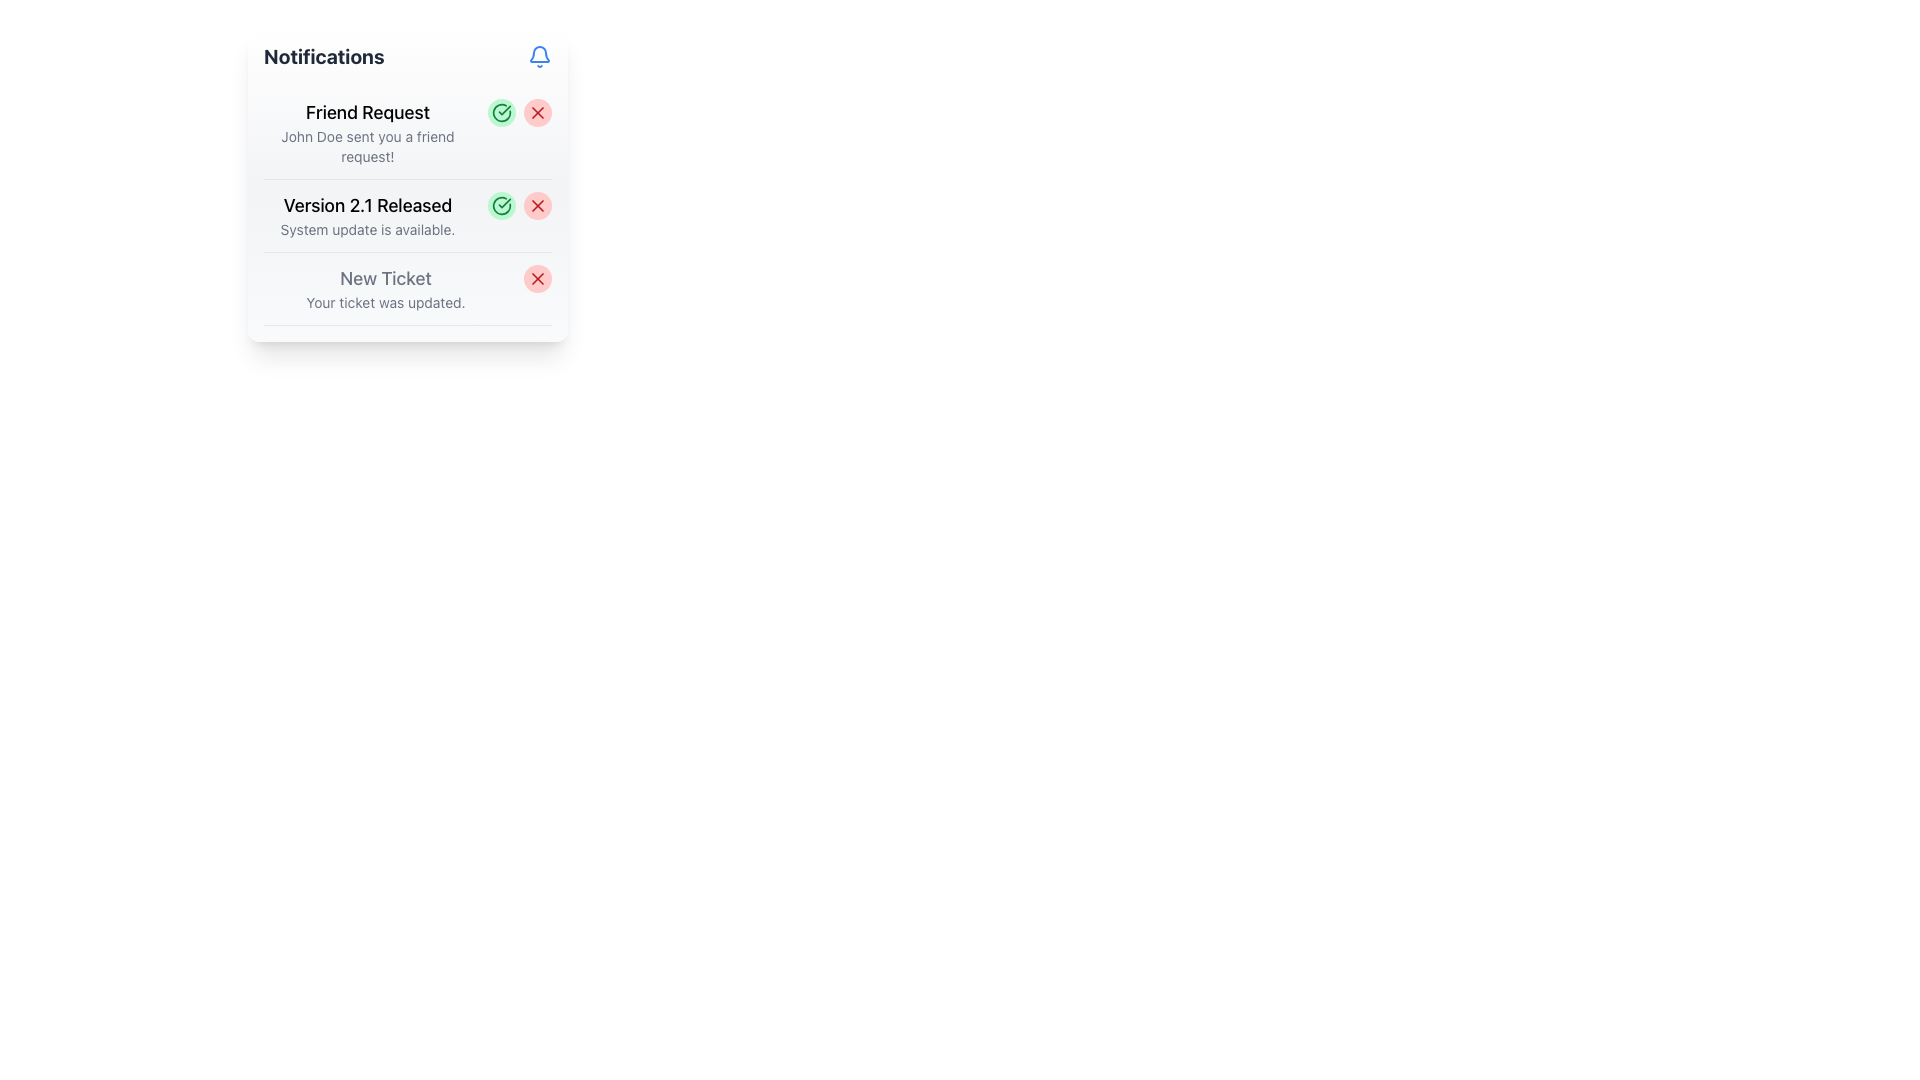  What do you see at coordinates (502, 205) in the screenshot?
I see `the confirmation button located to the left of the red circular button with a cross icon, which is associated with the notification labeled 'Version 2.1 Released'` at bounding box center [502, 205].